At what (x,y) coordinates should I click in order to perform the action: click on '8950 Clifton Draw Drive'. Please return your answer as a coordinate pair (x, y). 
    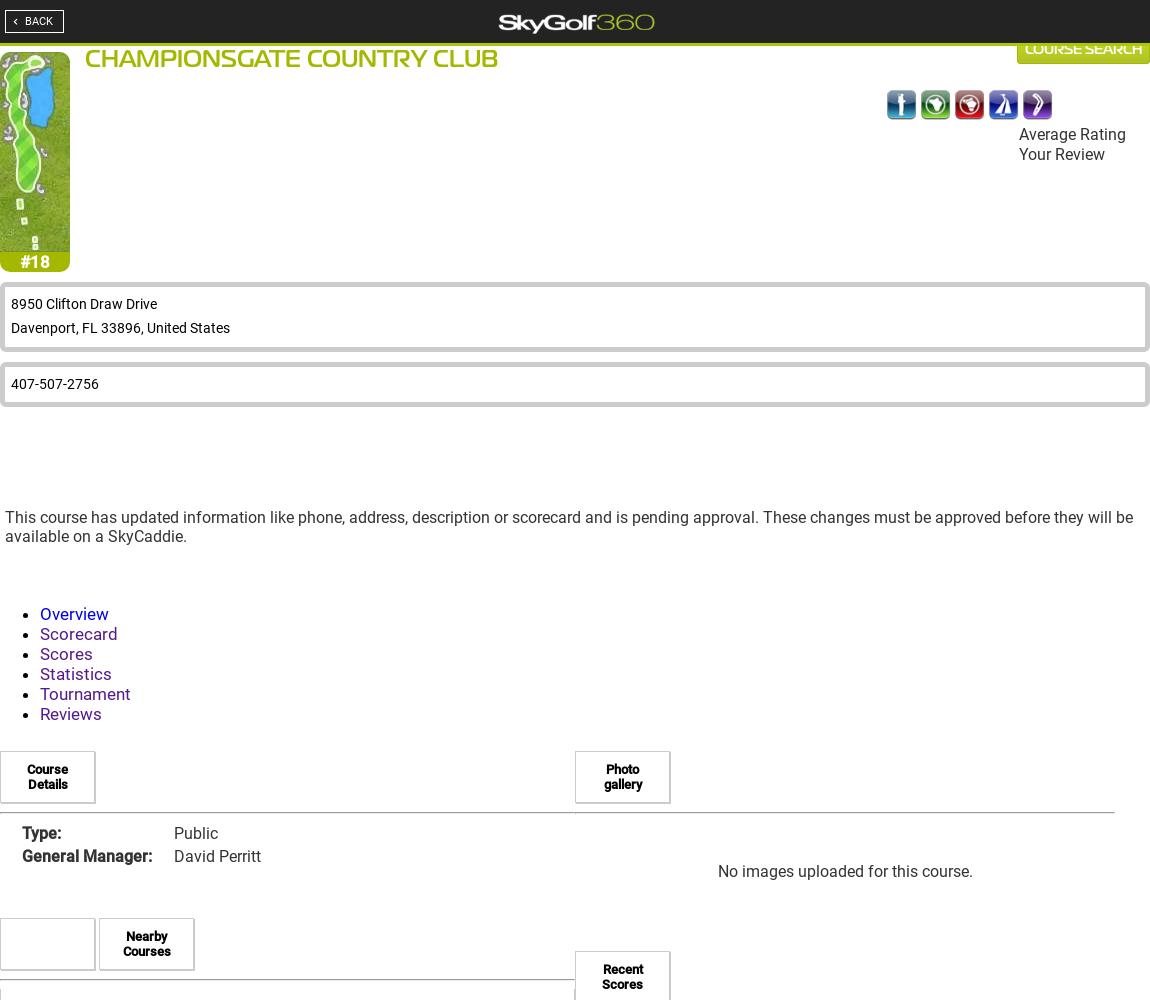
    Looking at the image, I should click on (82, 304).